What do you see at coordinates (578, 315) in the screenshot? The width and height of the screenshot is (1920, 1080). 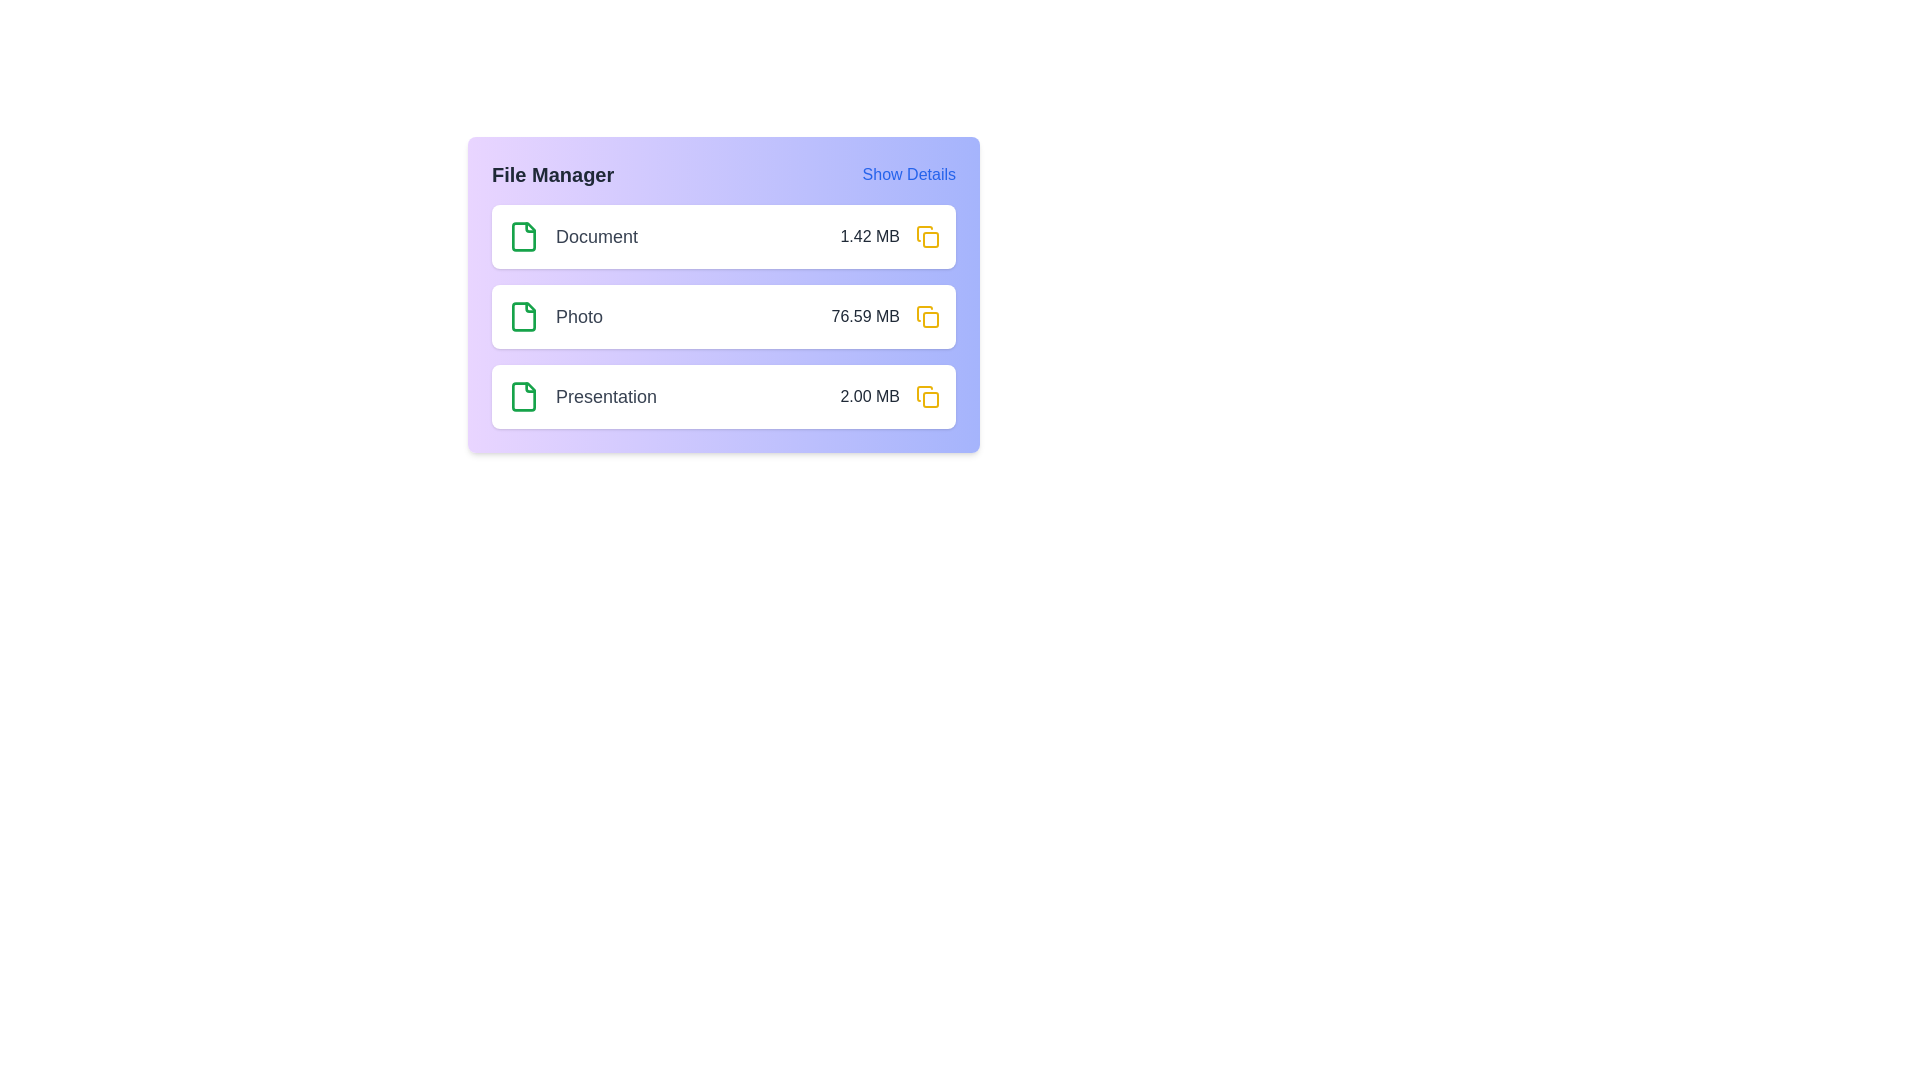 I see `text of the 'Photo' label, which is styled in medium-sized gray font and located in the file manager interface, positioned to the right of a green icon` at bounding box center [578, 315].